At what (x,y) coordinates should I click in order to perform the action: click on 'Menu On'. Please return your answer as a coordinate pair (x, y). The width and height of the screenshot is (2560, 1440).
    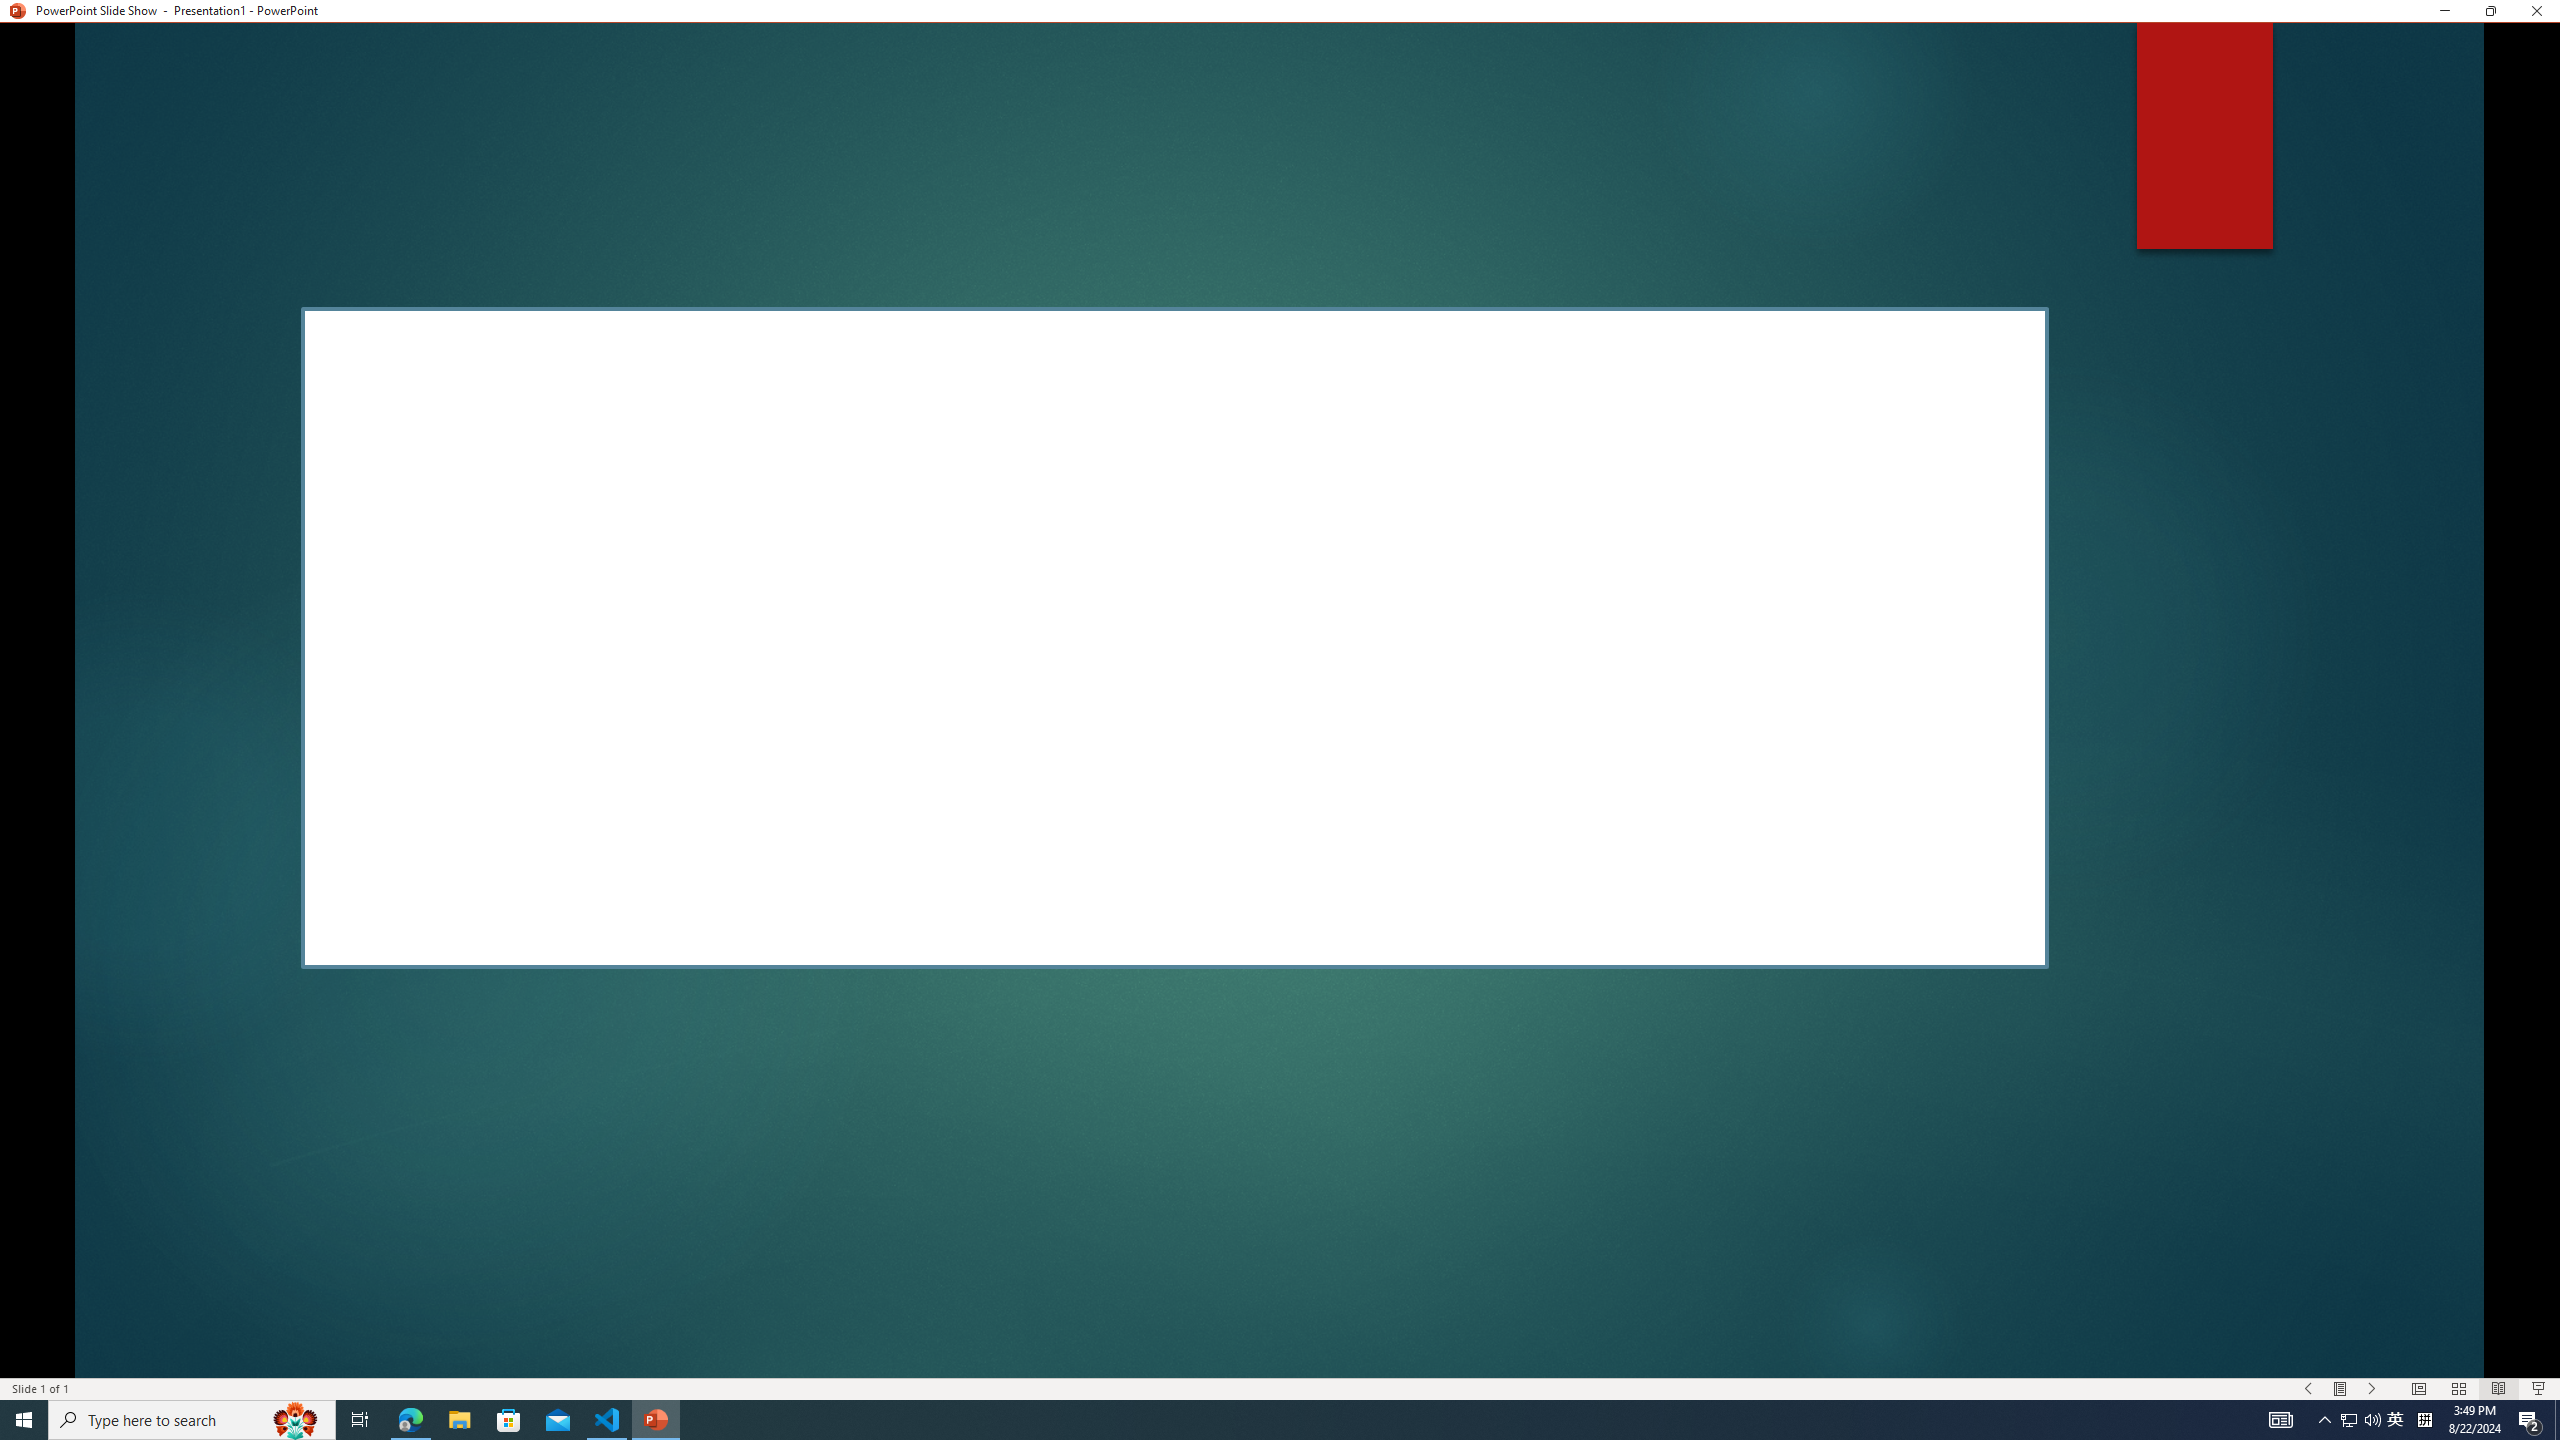
    Looking at the image, I should click on (2340, 1389).